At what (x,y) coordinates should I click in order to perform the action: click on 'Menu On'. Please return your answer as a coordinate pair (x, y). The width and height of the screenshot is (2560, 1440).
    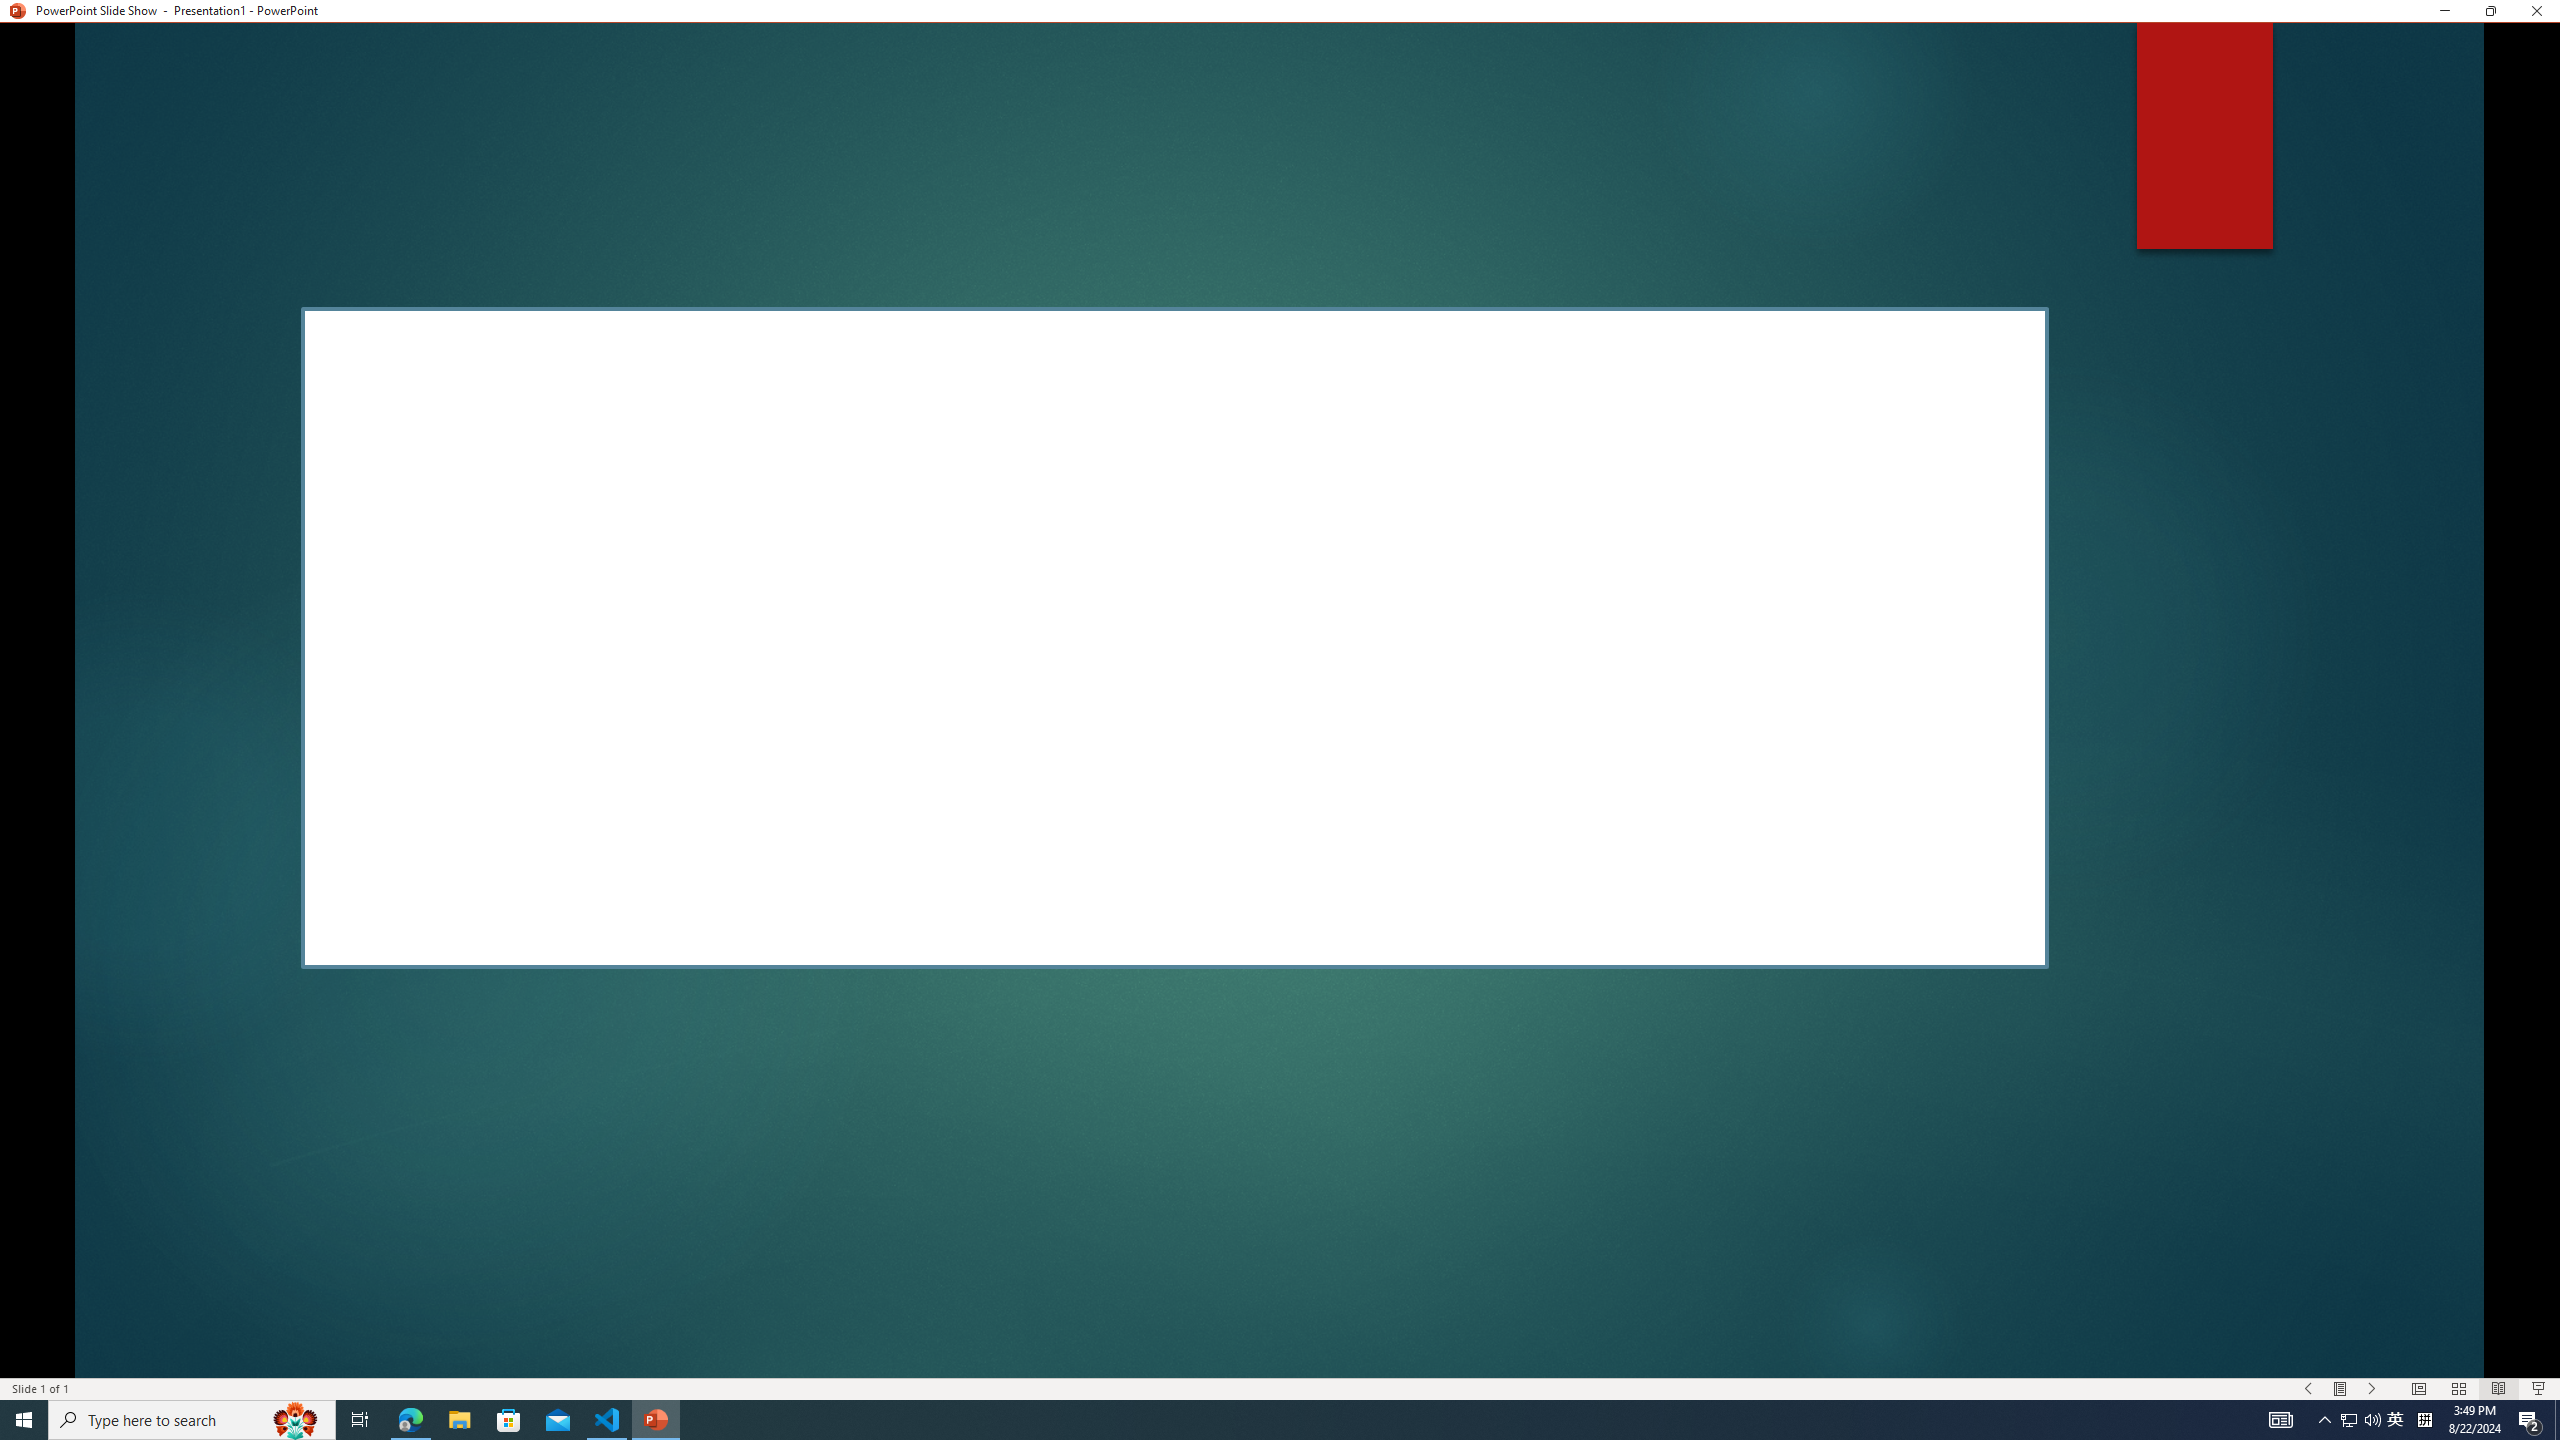
    Looking at the image, I should click on (2340, 1389).